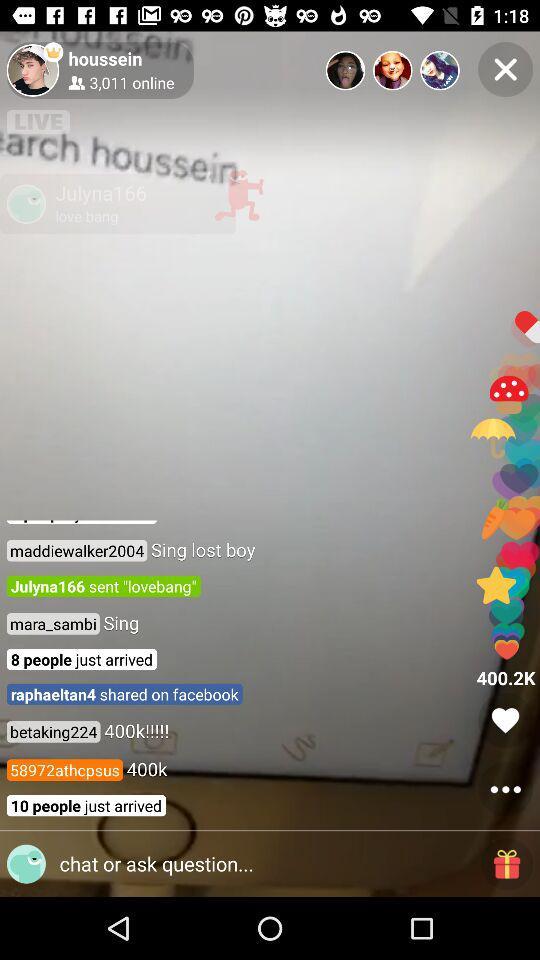 The image size is (540, 960). I want to click on the gift icon, so click(507, 863).